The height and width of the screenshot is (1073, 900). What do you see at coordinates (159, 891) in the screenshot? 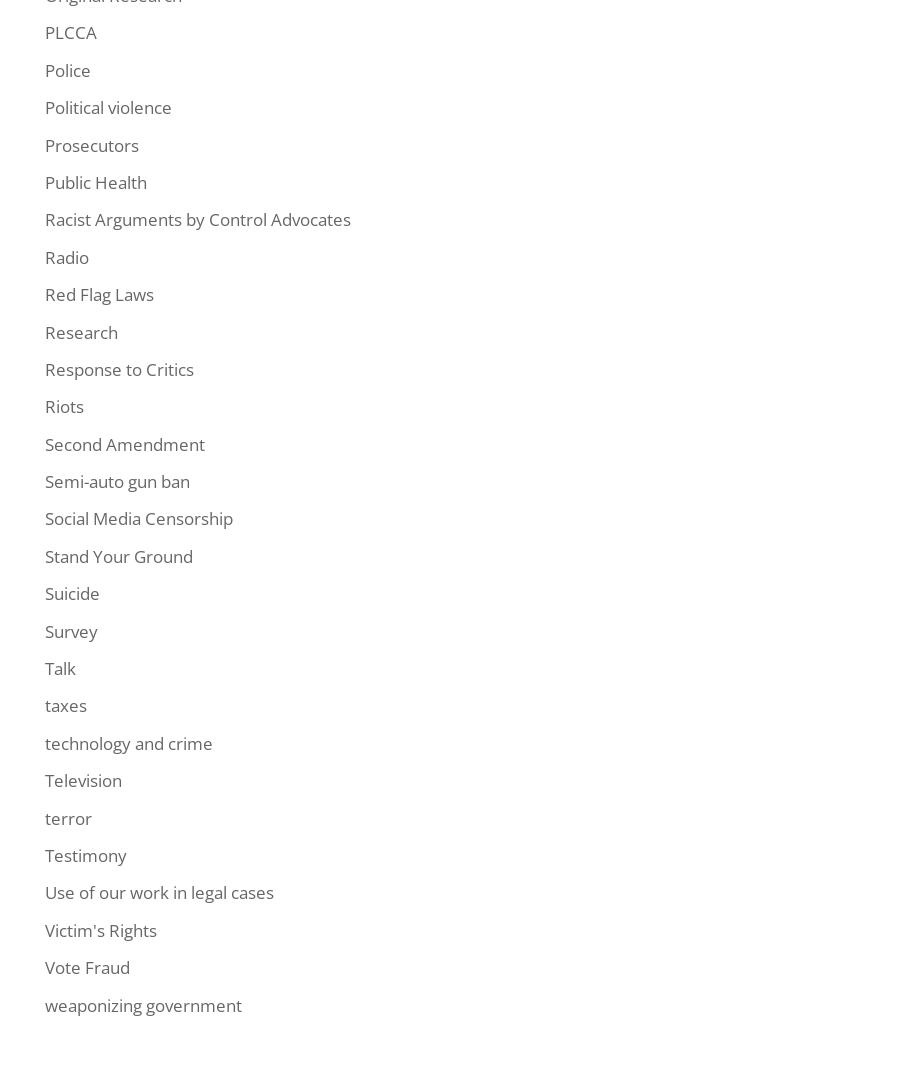
I see `'Use of our work in legal cases'` at bounding box center [159, 891].